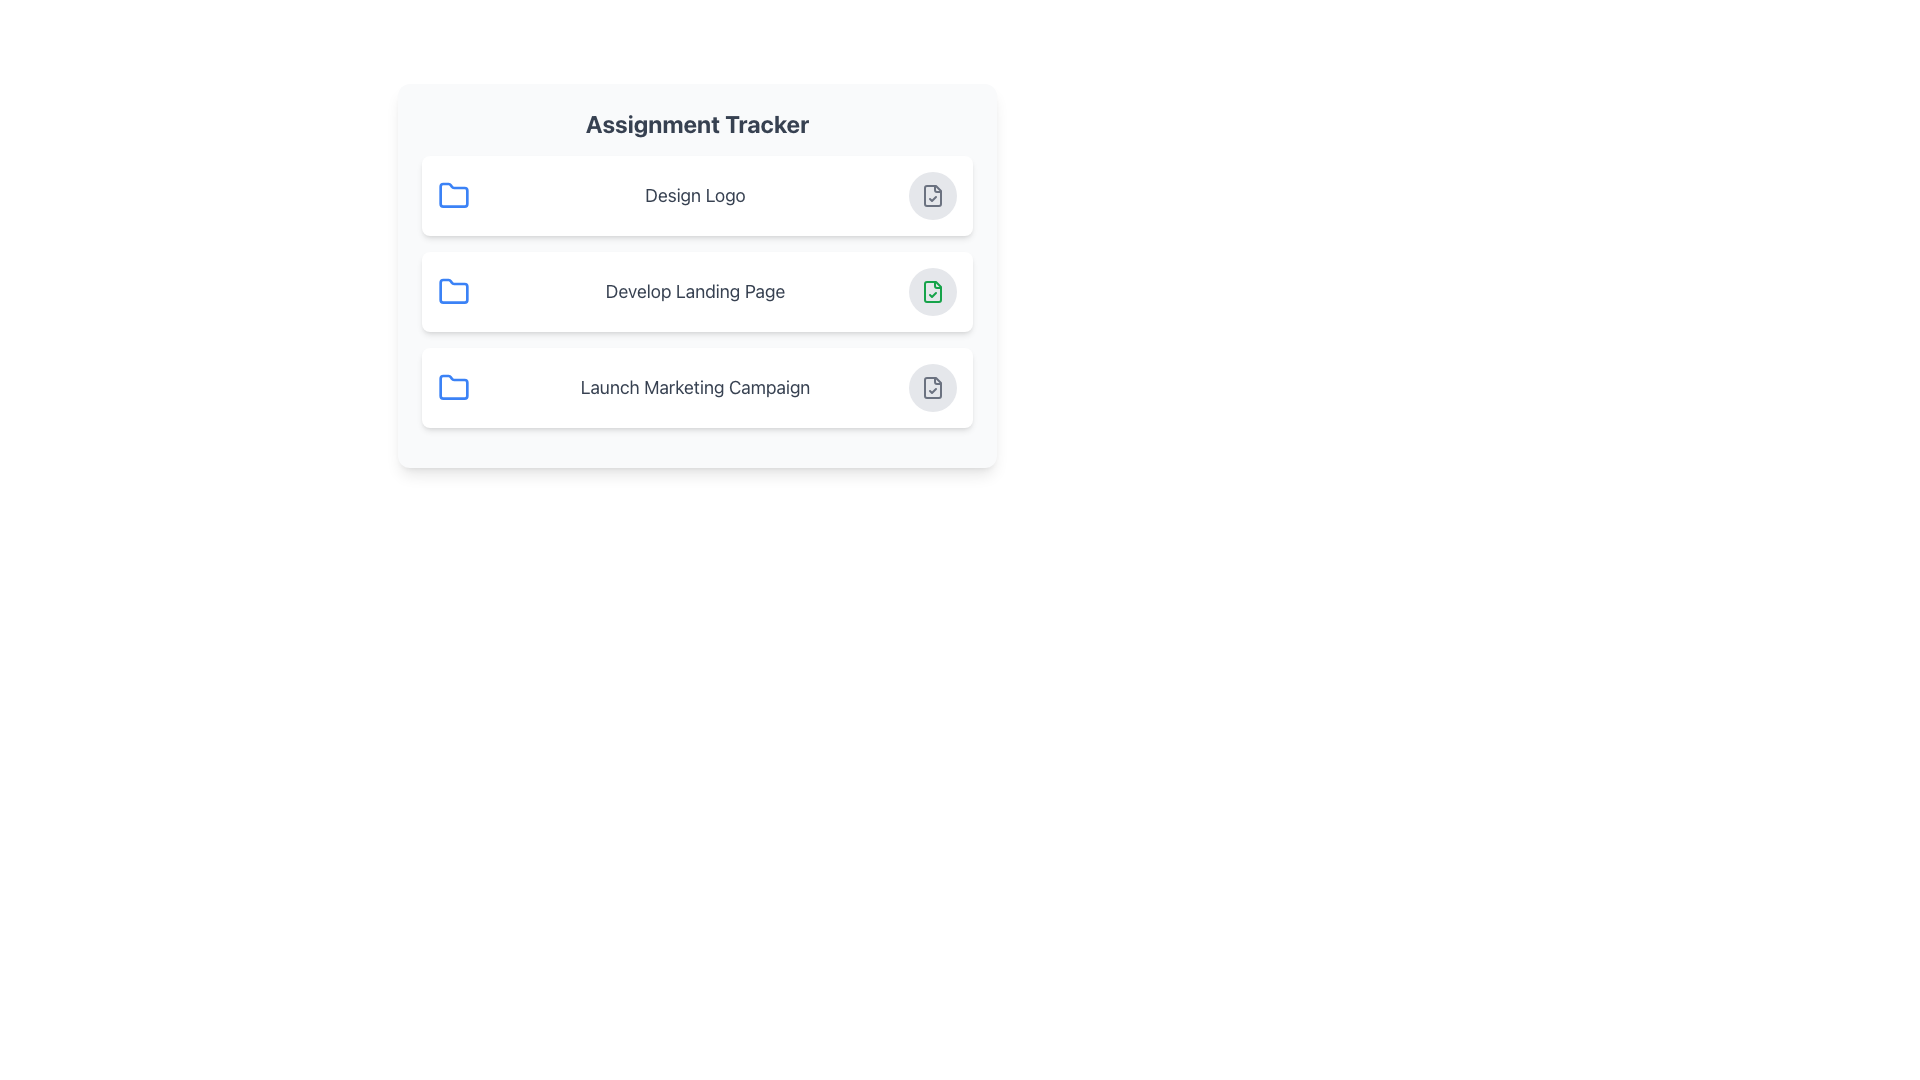 The width and height of the screenshot is (1920, 1080). I want to click on text of the Text Label located in the middle of the second card in the assignment tracker interface, positioned between 'Design Logo' and 'Launch Marketing Campaign', so click(695, 292).